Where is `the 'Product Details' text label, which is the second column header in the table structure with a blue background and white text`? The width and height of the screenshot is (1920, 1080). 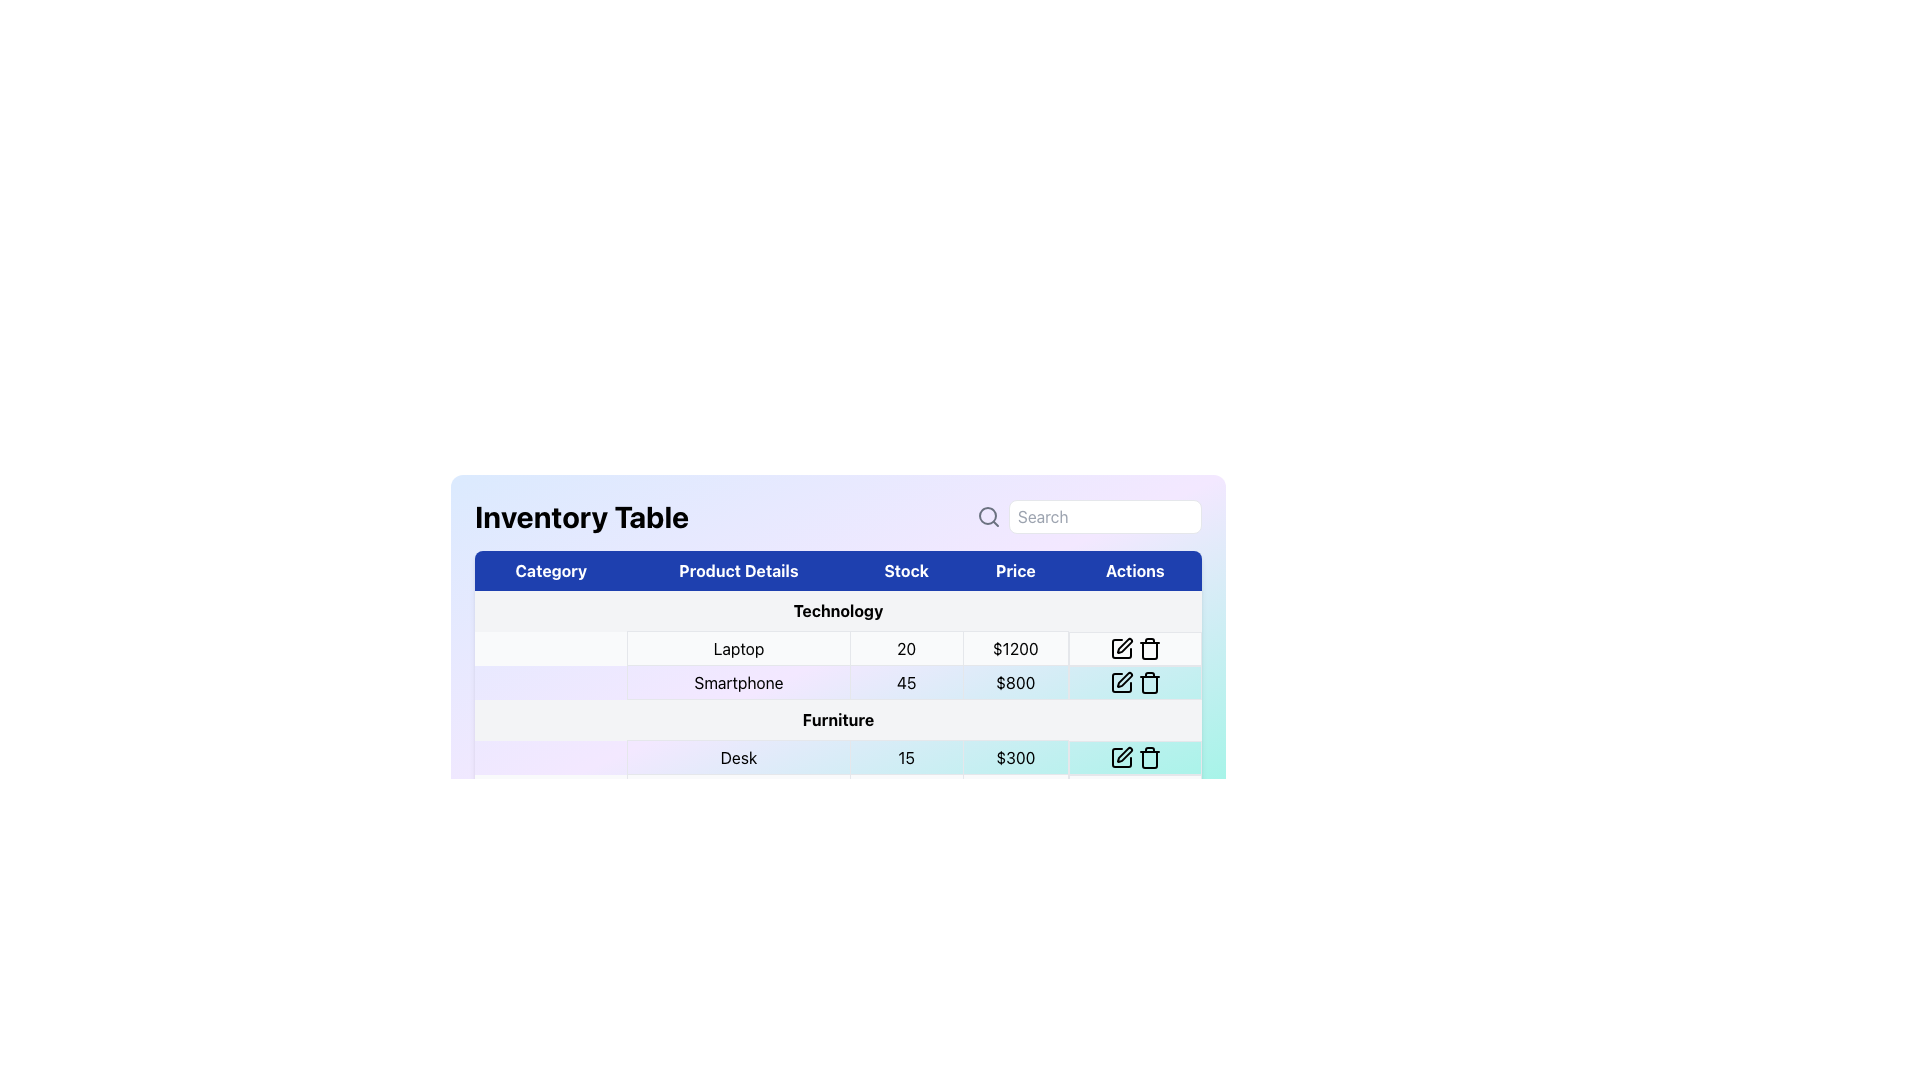
the 'Product Details' text label, which is the second column header in the table structure with a blue background and white text is located at coordinates (738, 570).